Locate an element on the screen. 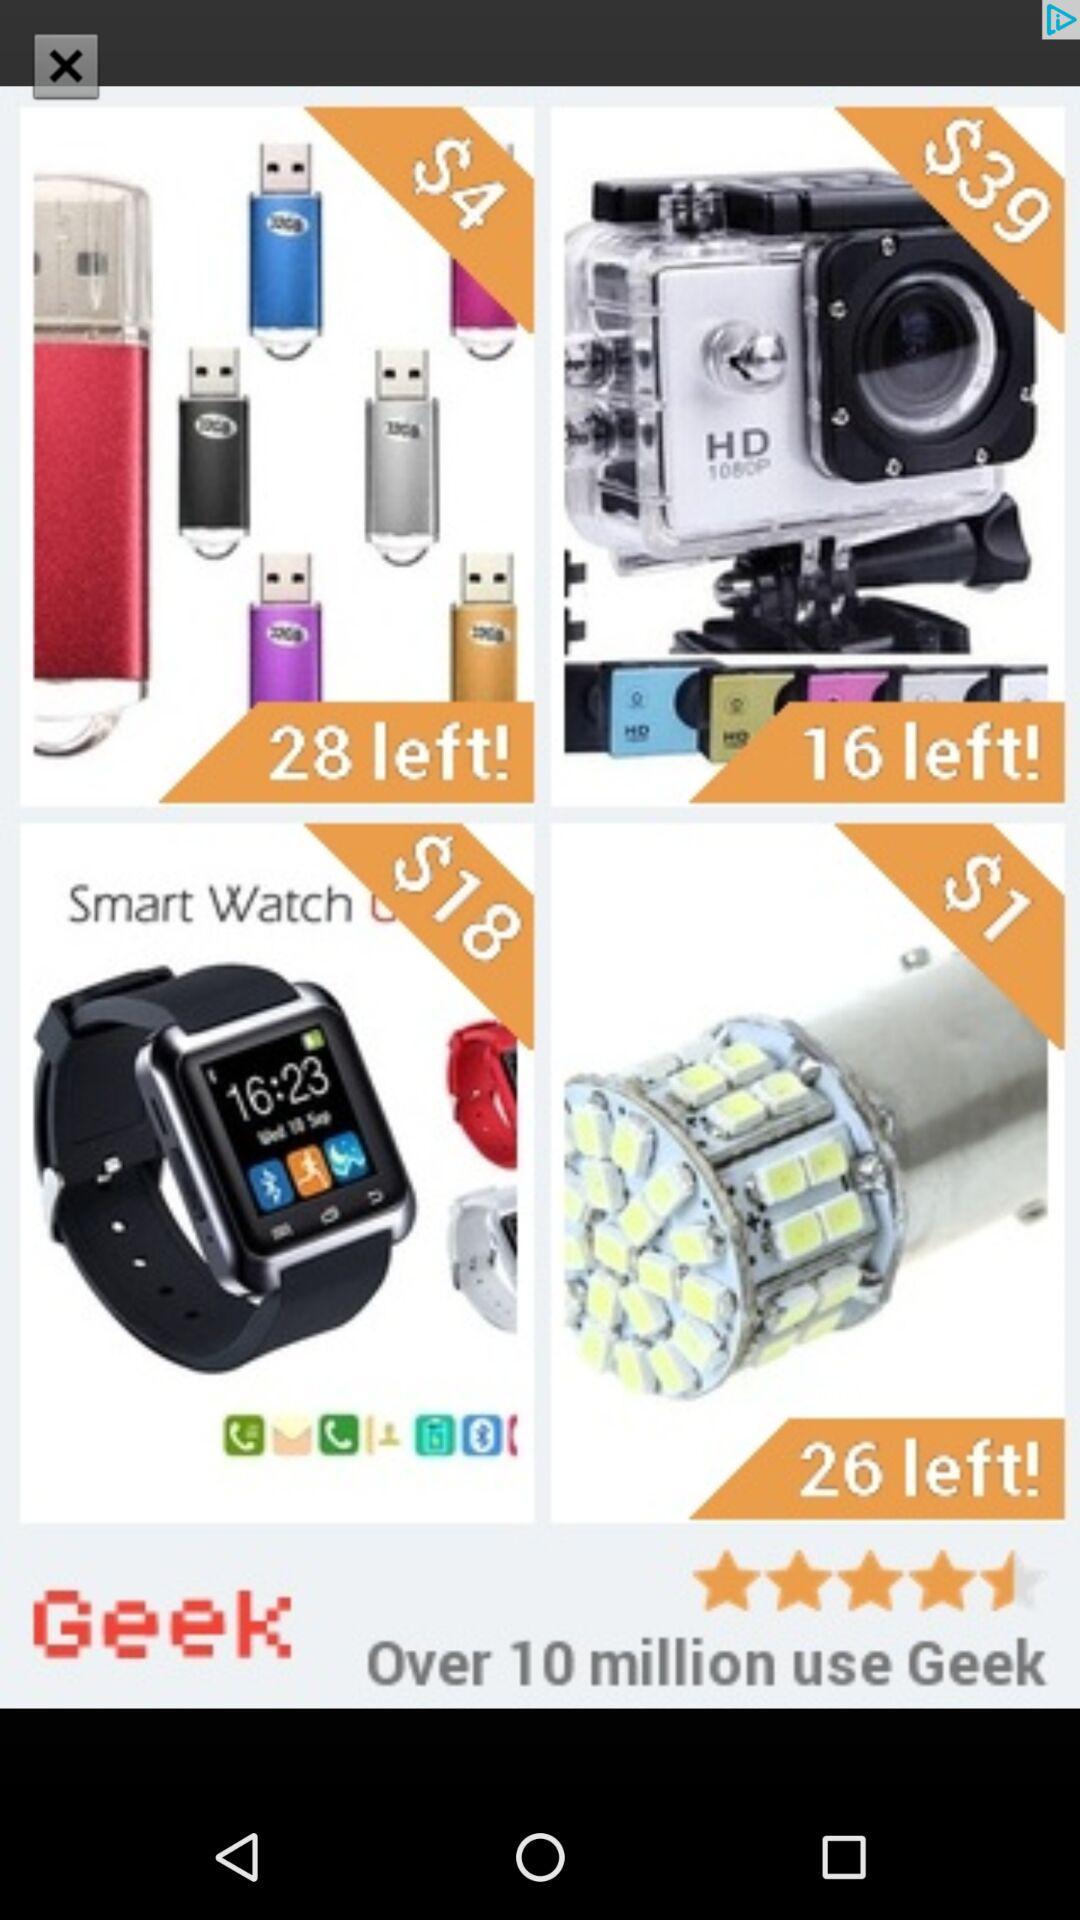 The width and height of the screenshot is (1080, 1920). the close icon is located at coordinates (64, 70).